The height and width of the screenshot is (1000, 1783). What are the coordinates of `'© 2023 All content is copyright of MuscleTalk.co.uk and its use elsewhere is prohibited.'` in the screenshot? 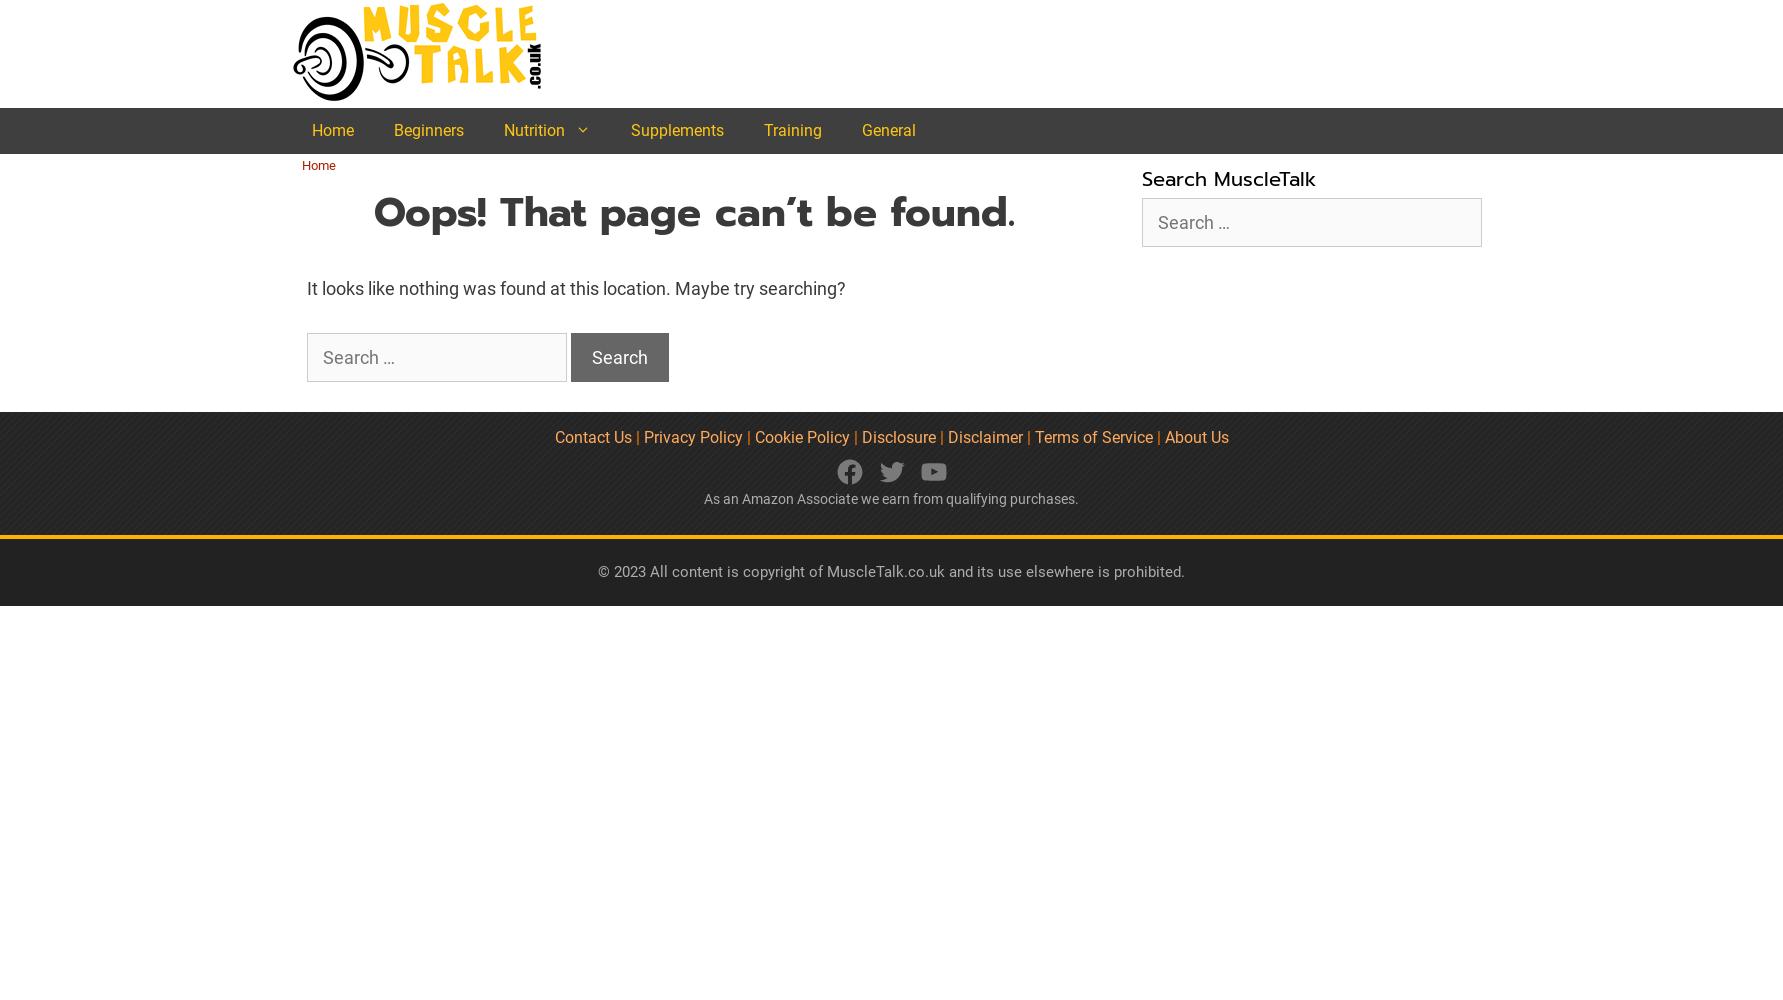 It's located at (891, 570).